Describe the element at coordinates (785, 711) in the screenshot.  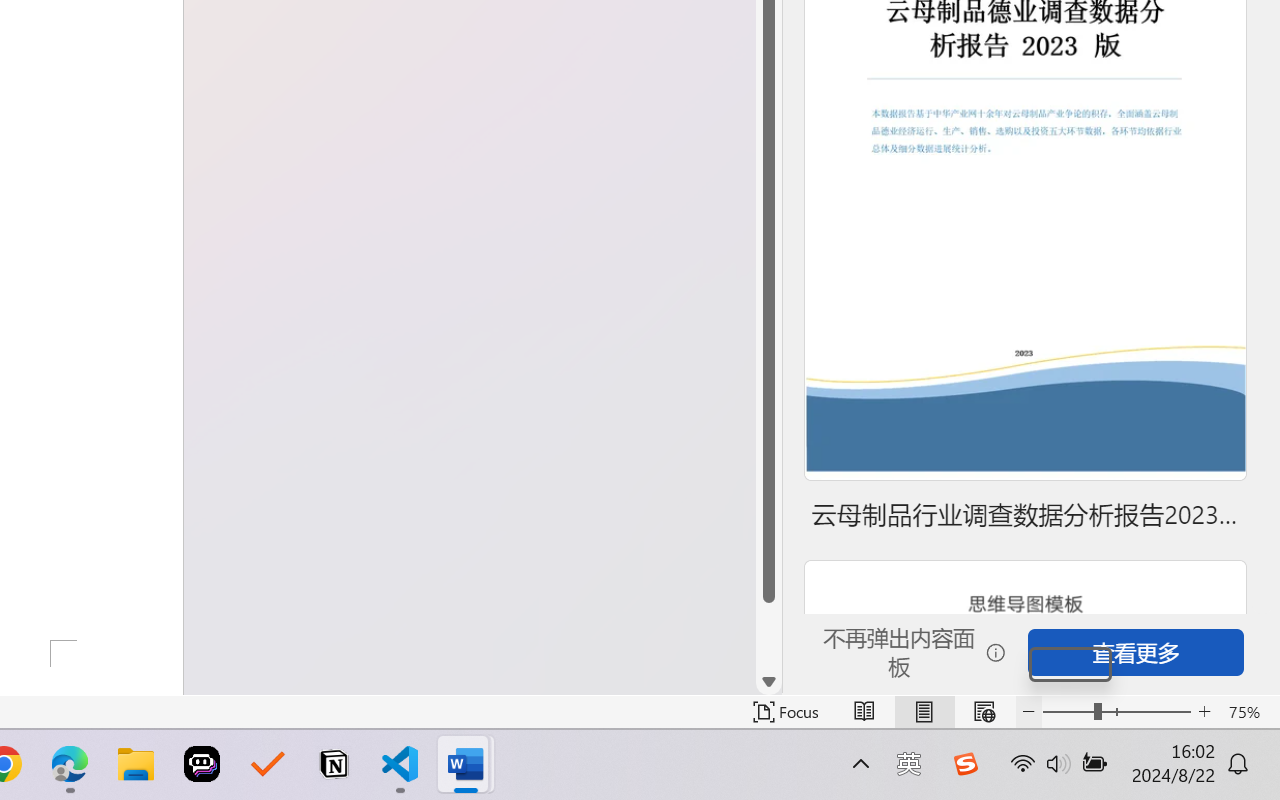
I see `'Focus '` at that location.